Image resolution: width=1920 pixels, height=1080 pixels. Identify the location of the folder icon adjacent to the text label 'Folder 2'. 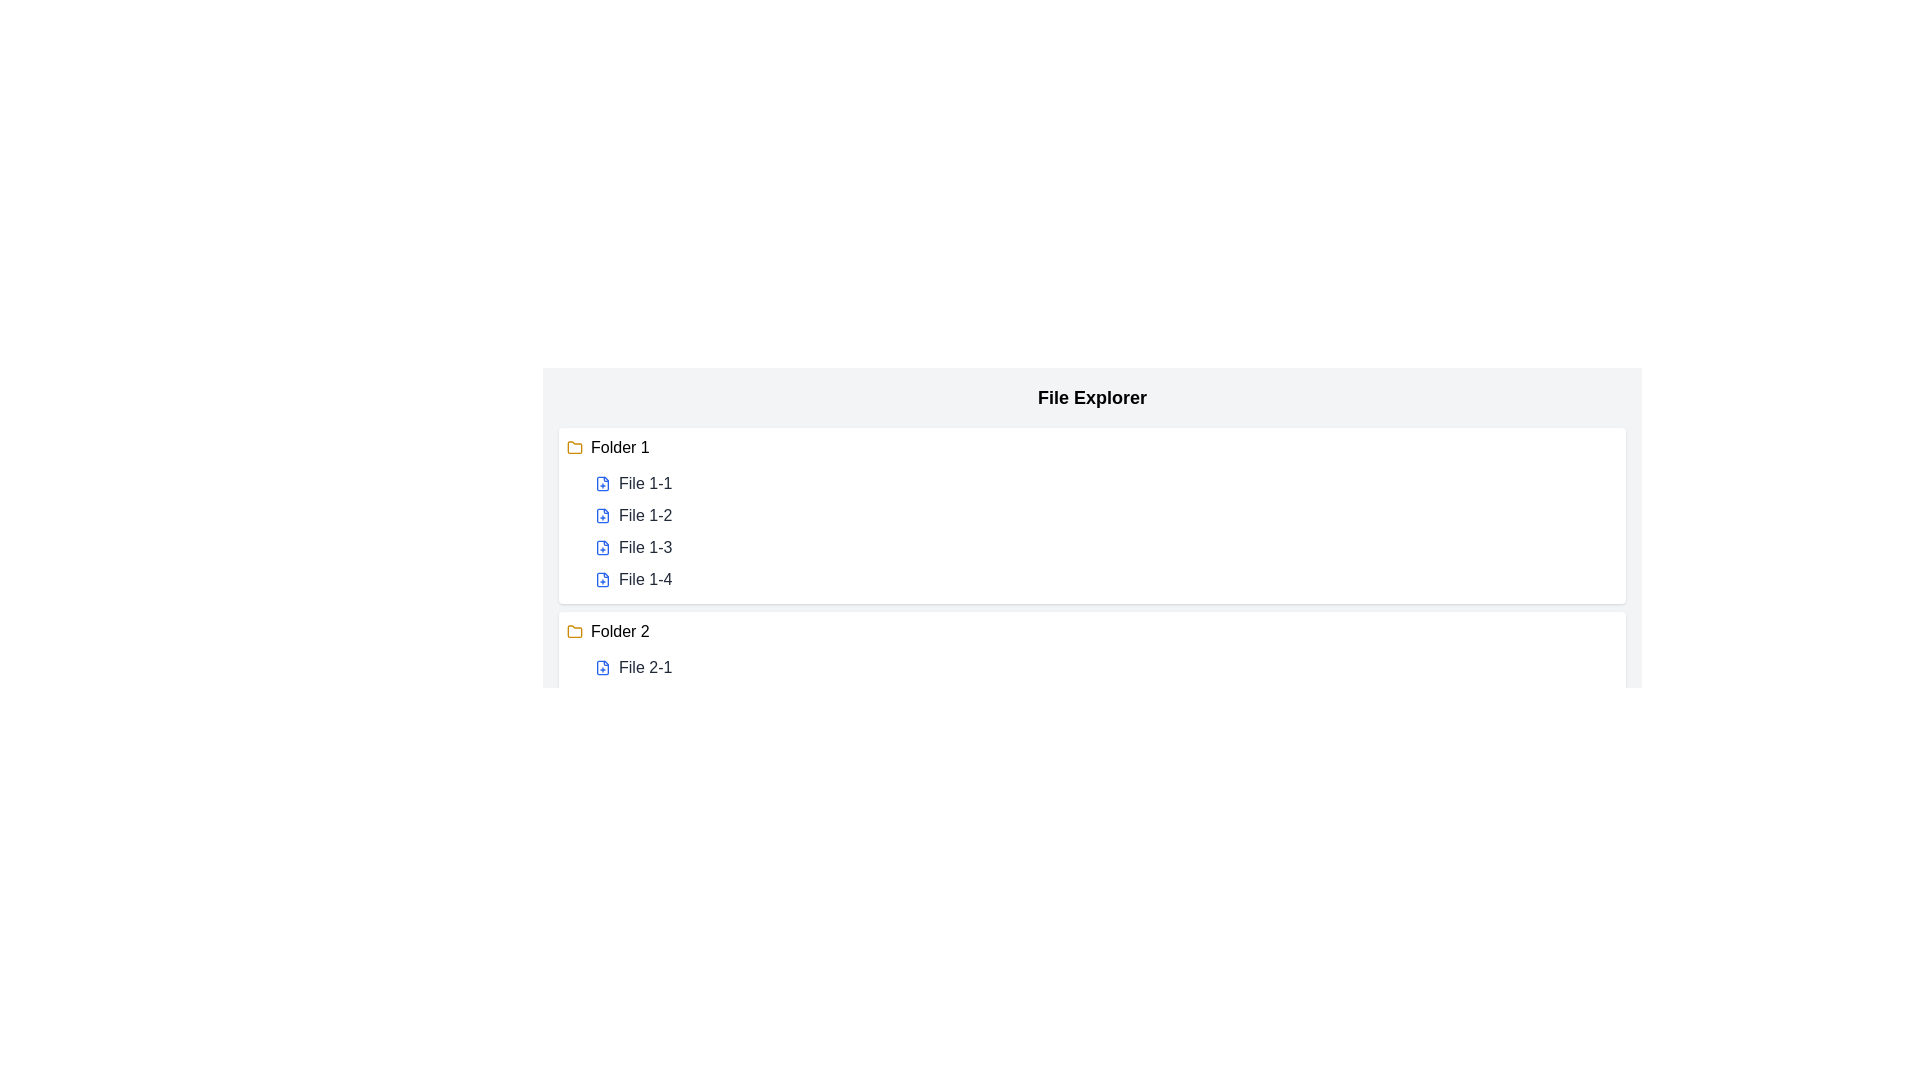
(574, 631).